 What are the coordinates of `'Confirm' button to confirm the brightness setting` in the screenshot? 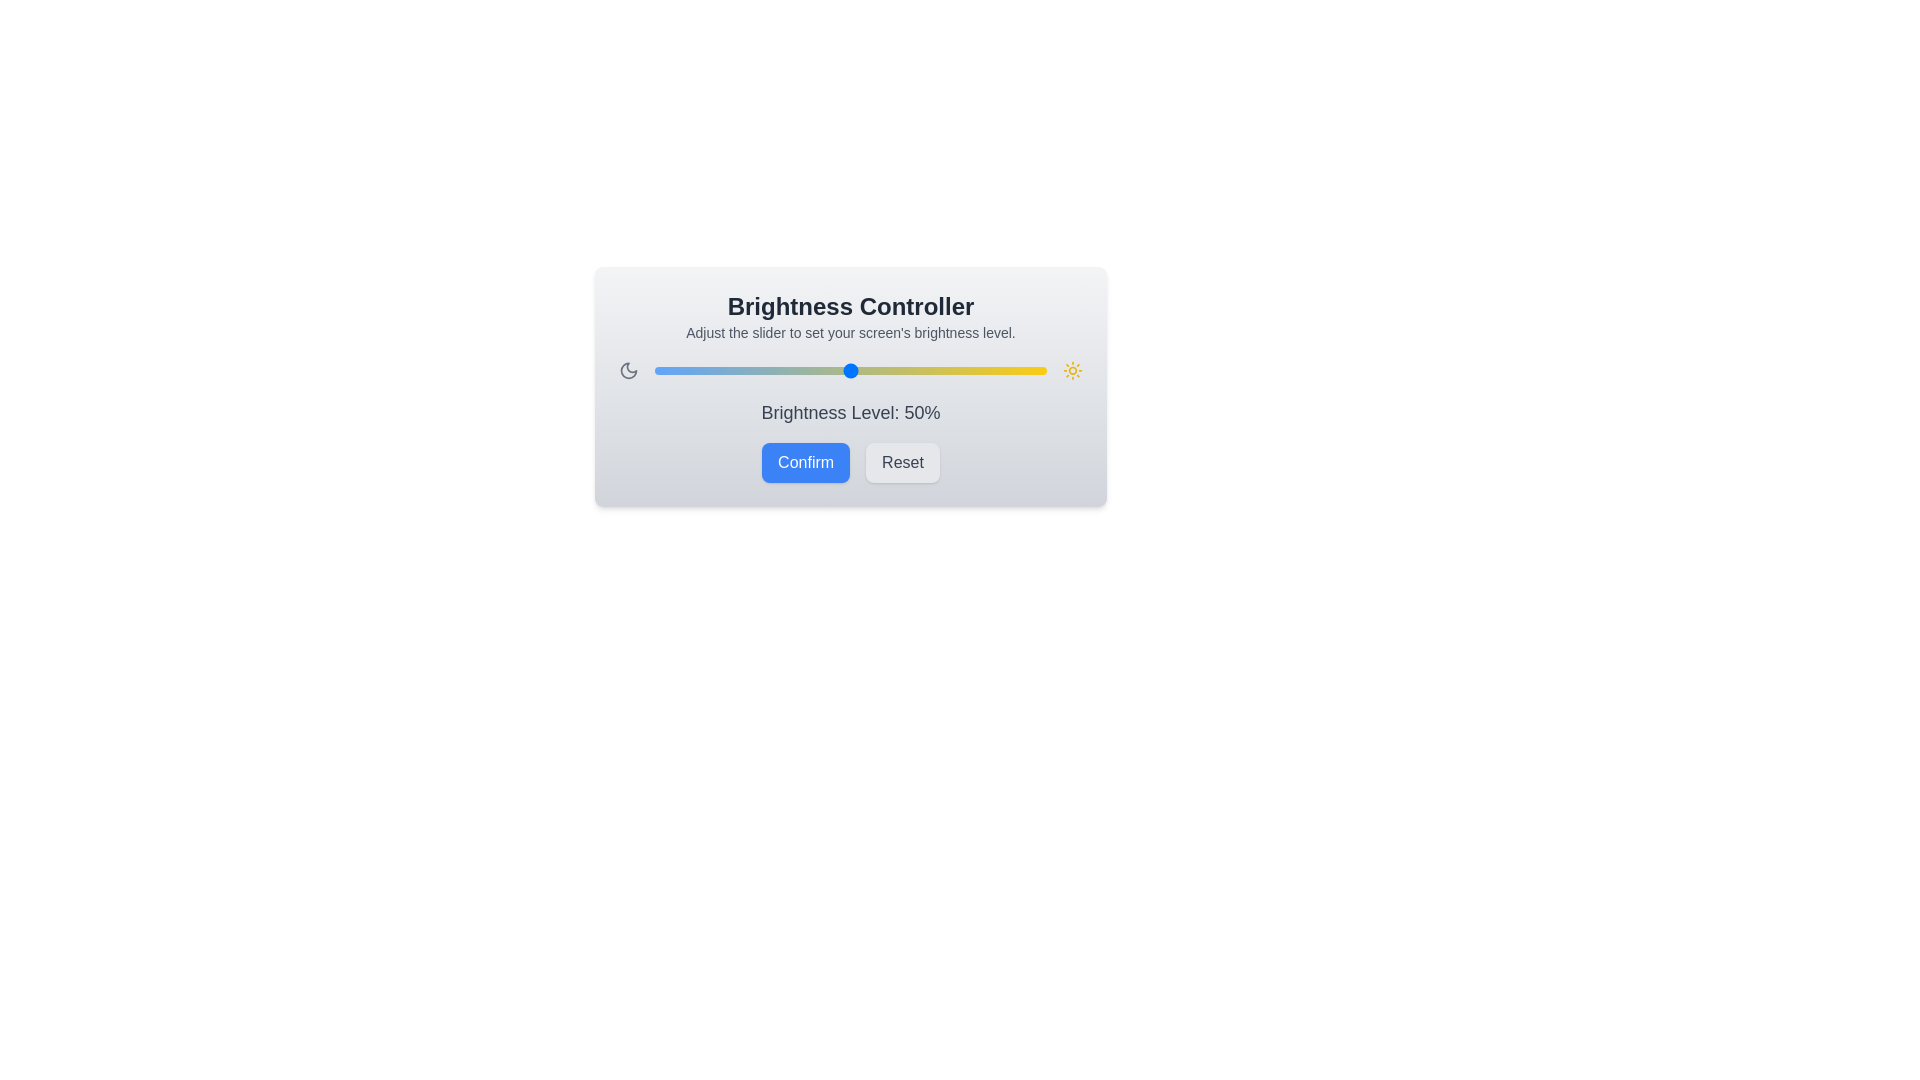 It's located at (806, 462).